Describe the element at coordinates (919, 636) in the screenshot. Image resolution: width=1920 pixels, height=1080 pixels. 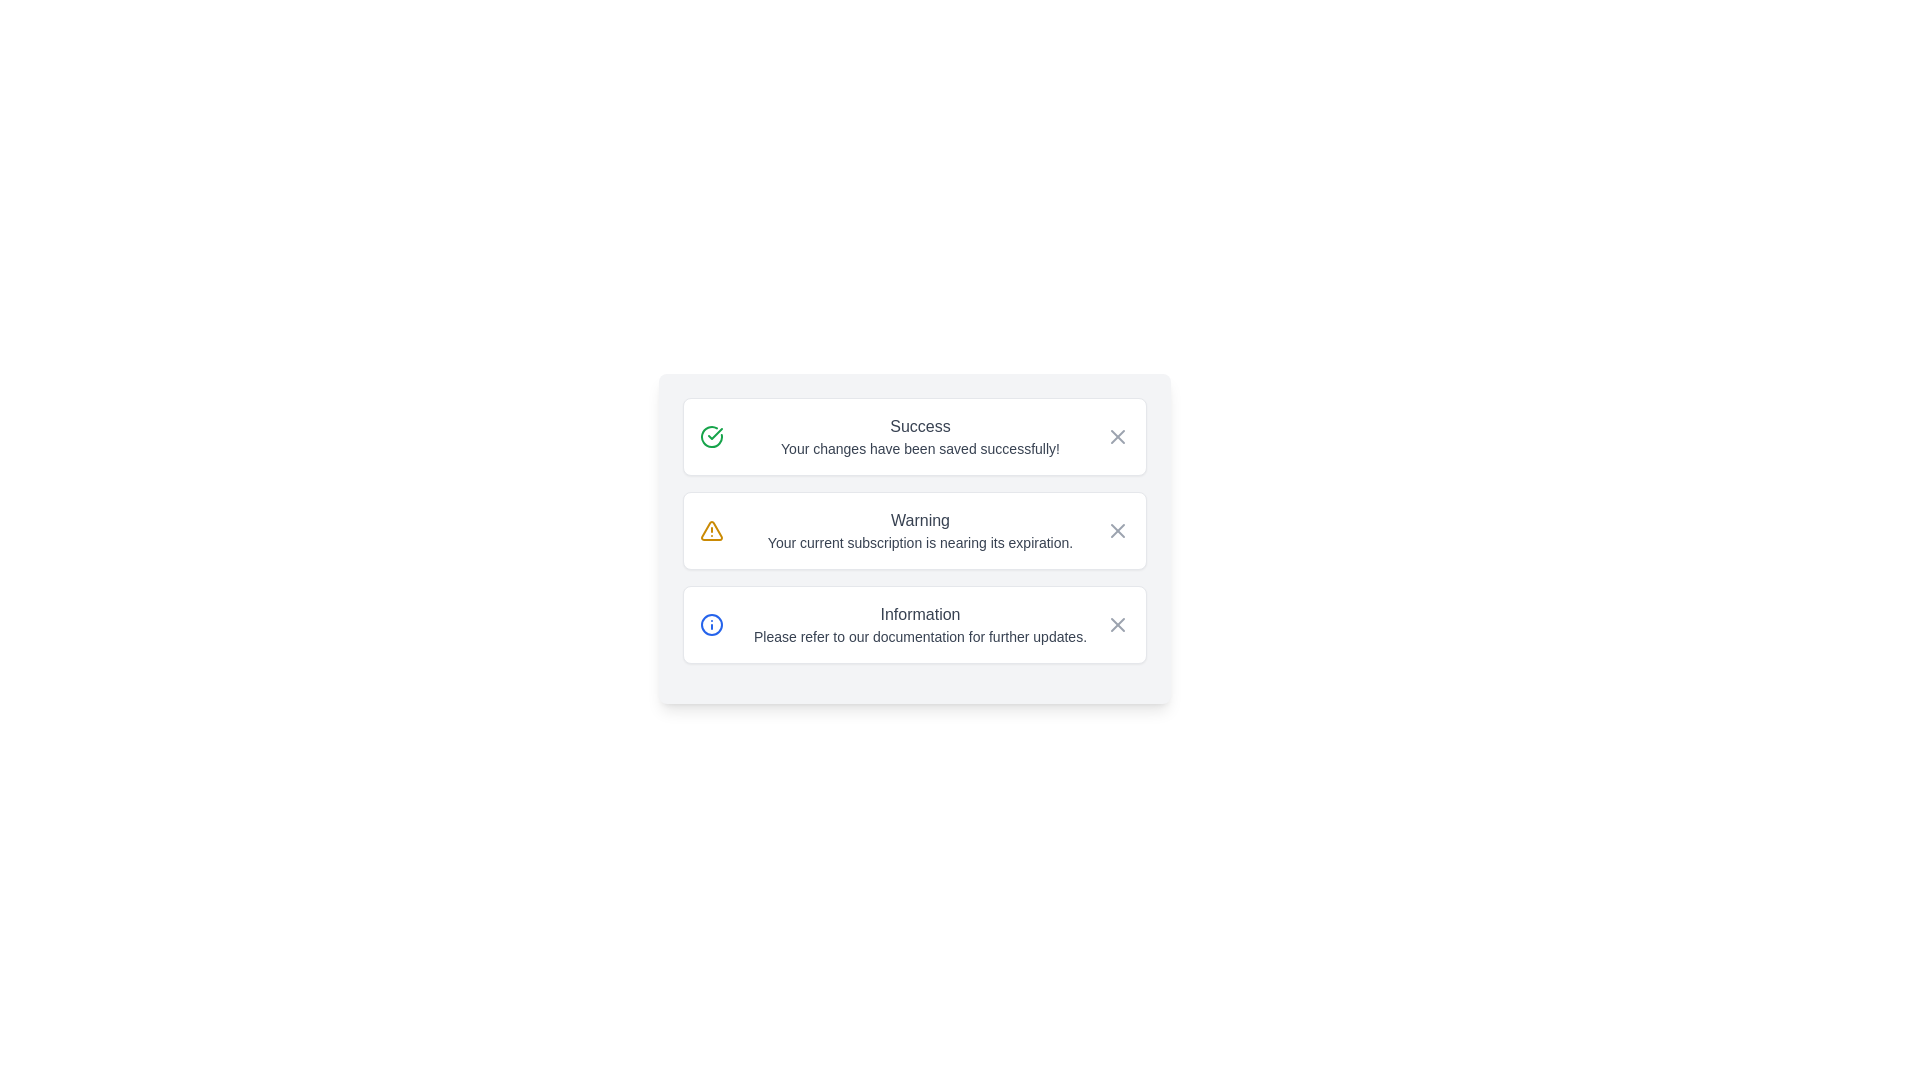
I see `the text label reading 'Please refer to our documentation for further updates.' which is located within the informational card below the 'Information' heading` at that location.